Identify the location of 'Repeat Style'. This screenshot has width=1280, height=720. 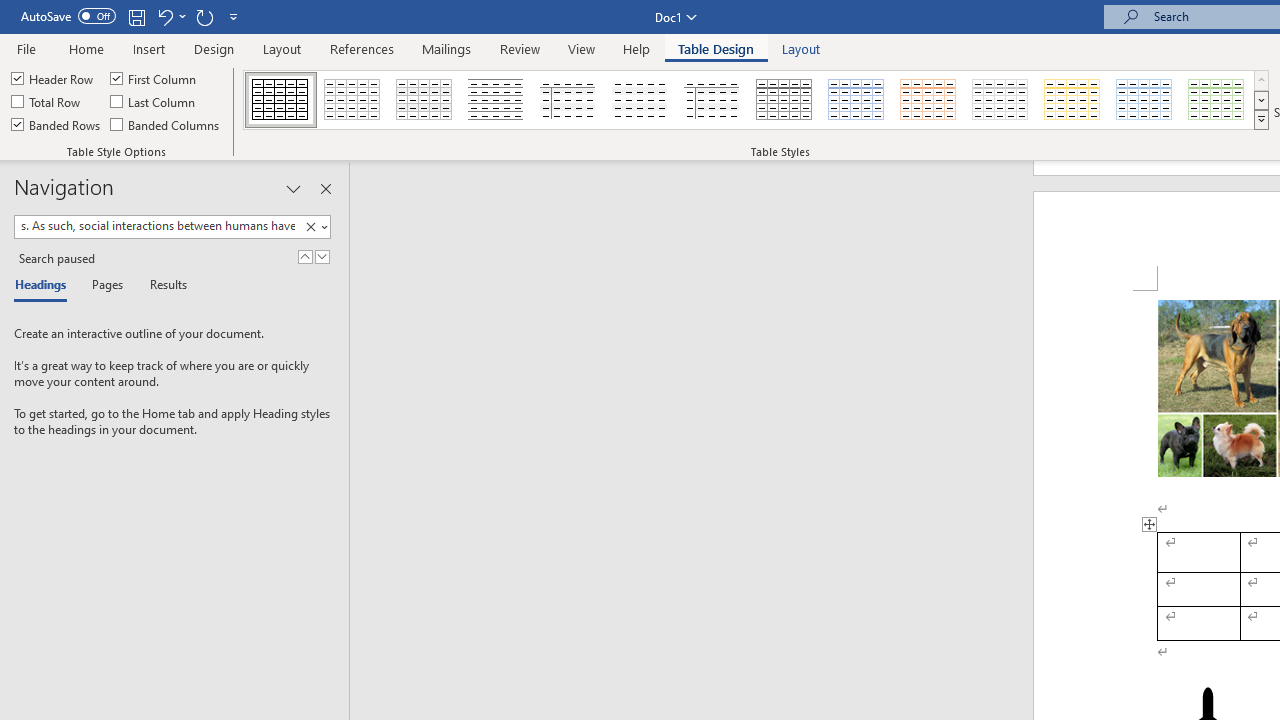
(204, 16).